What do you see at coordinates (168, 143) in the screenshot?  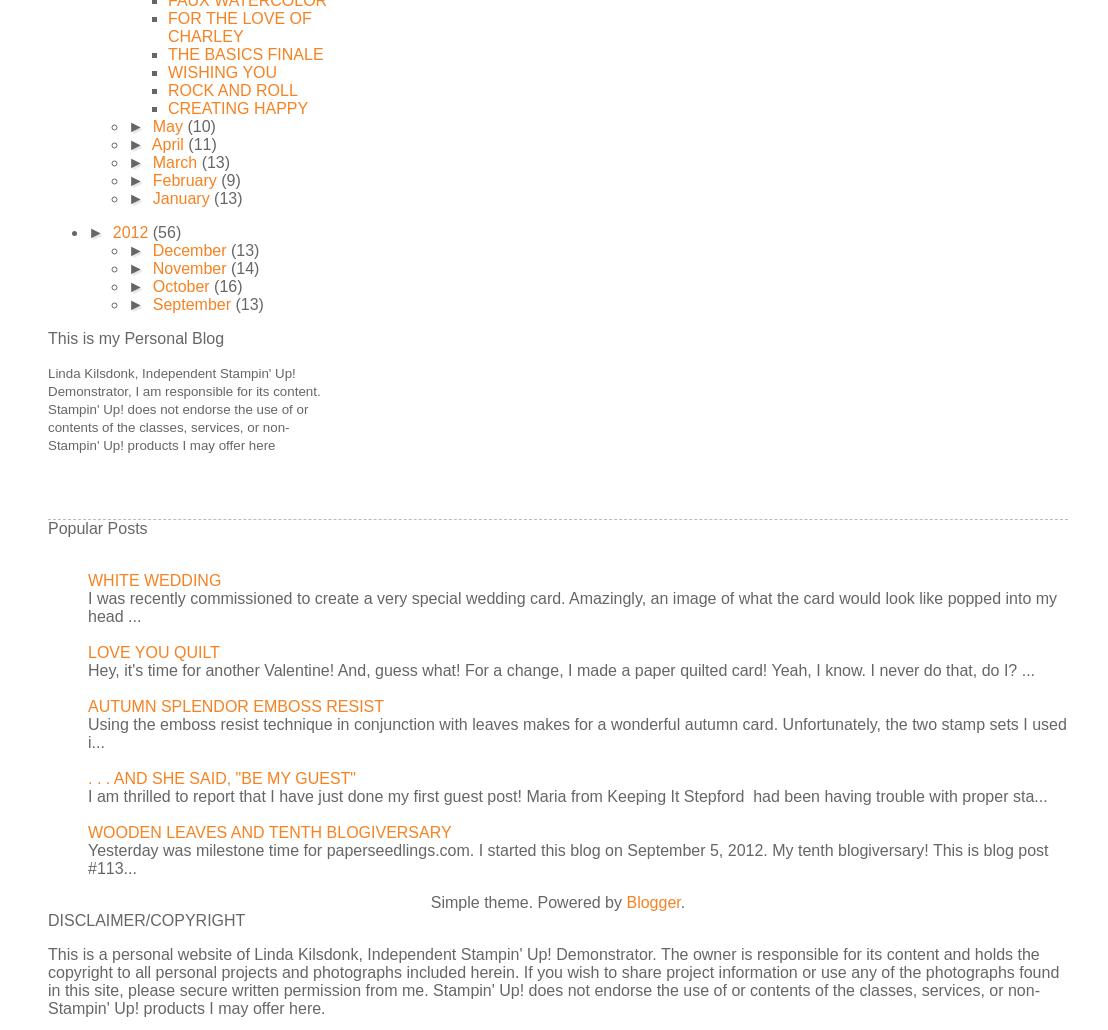 I see `'April'` at bounding box center [168, 143].